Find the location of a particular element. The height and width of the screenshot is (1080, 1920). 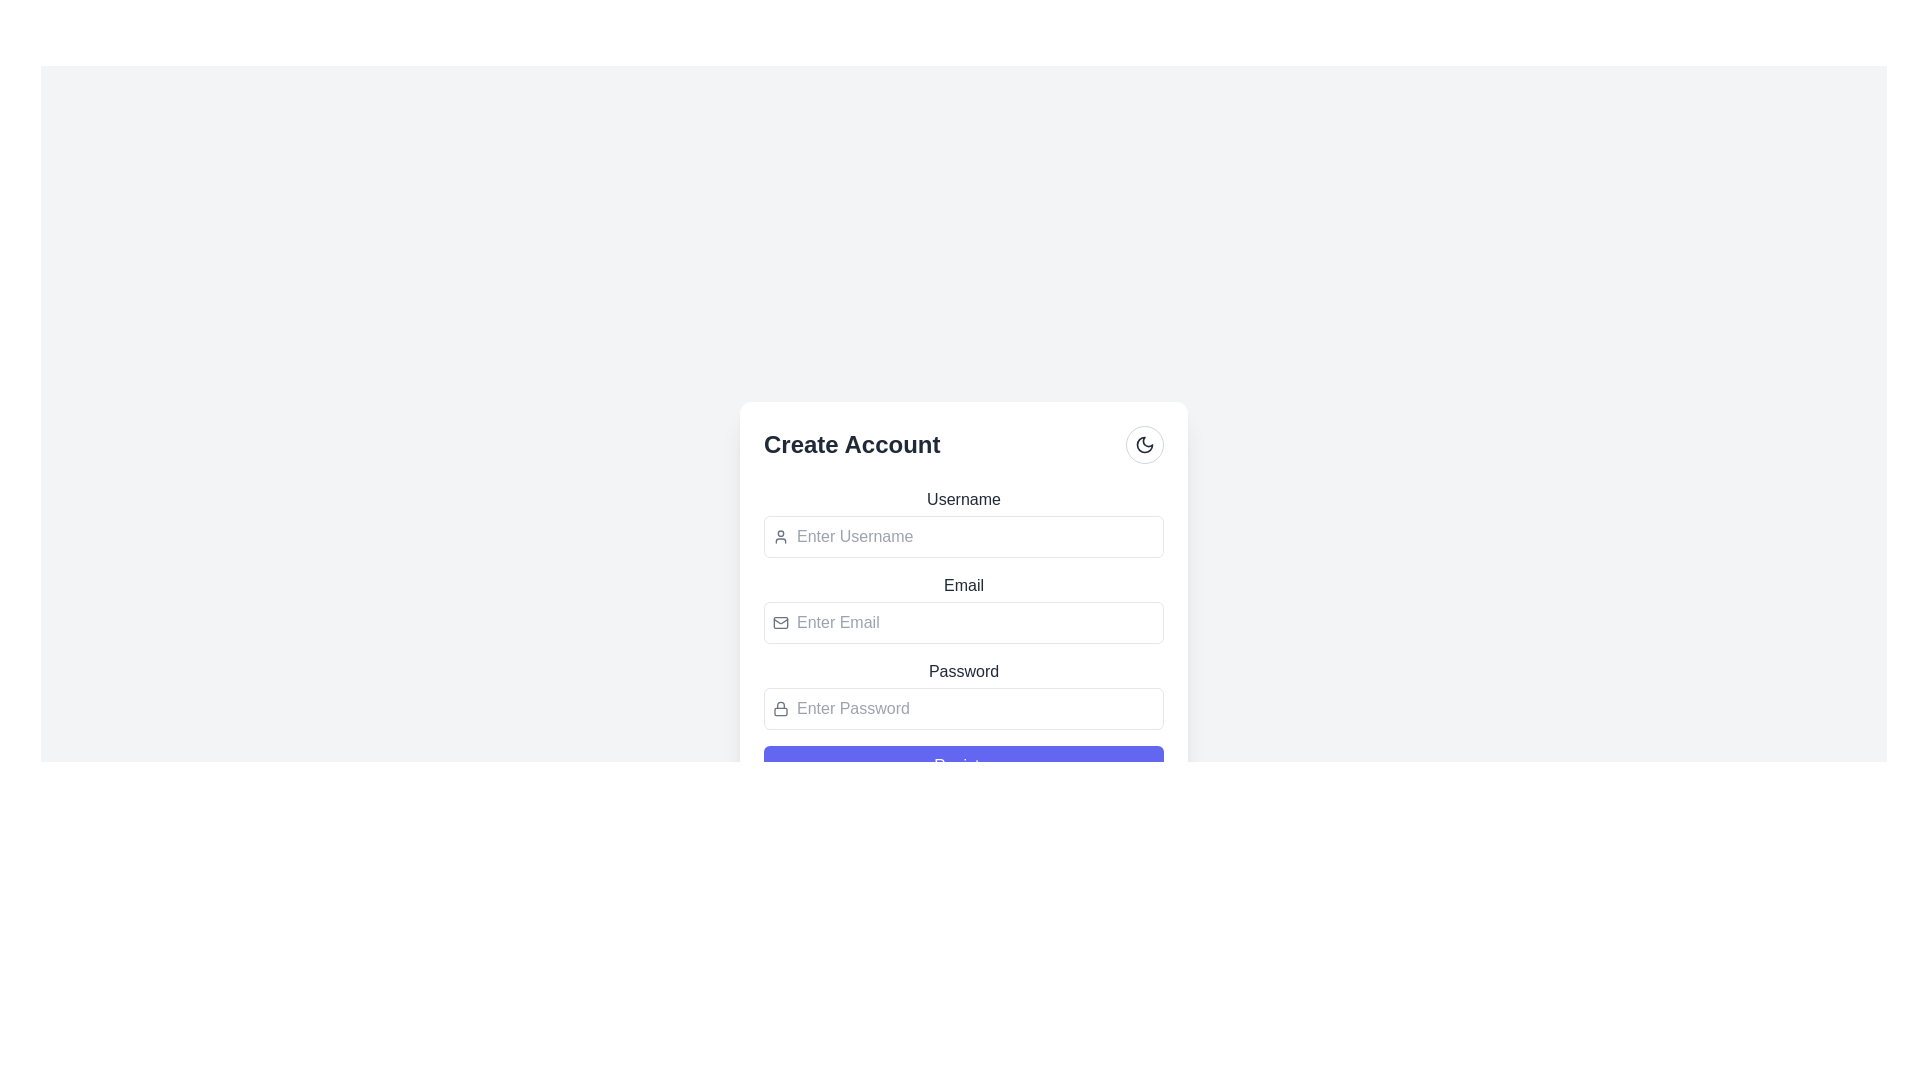

the 'Password' label which provides contextual information for the corresponding input field is located at coordinates (964, 671).